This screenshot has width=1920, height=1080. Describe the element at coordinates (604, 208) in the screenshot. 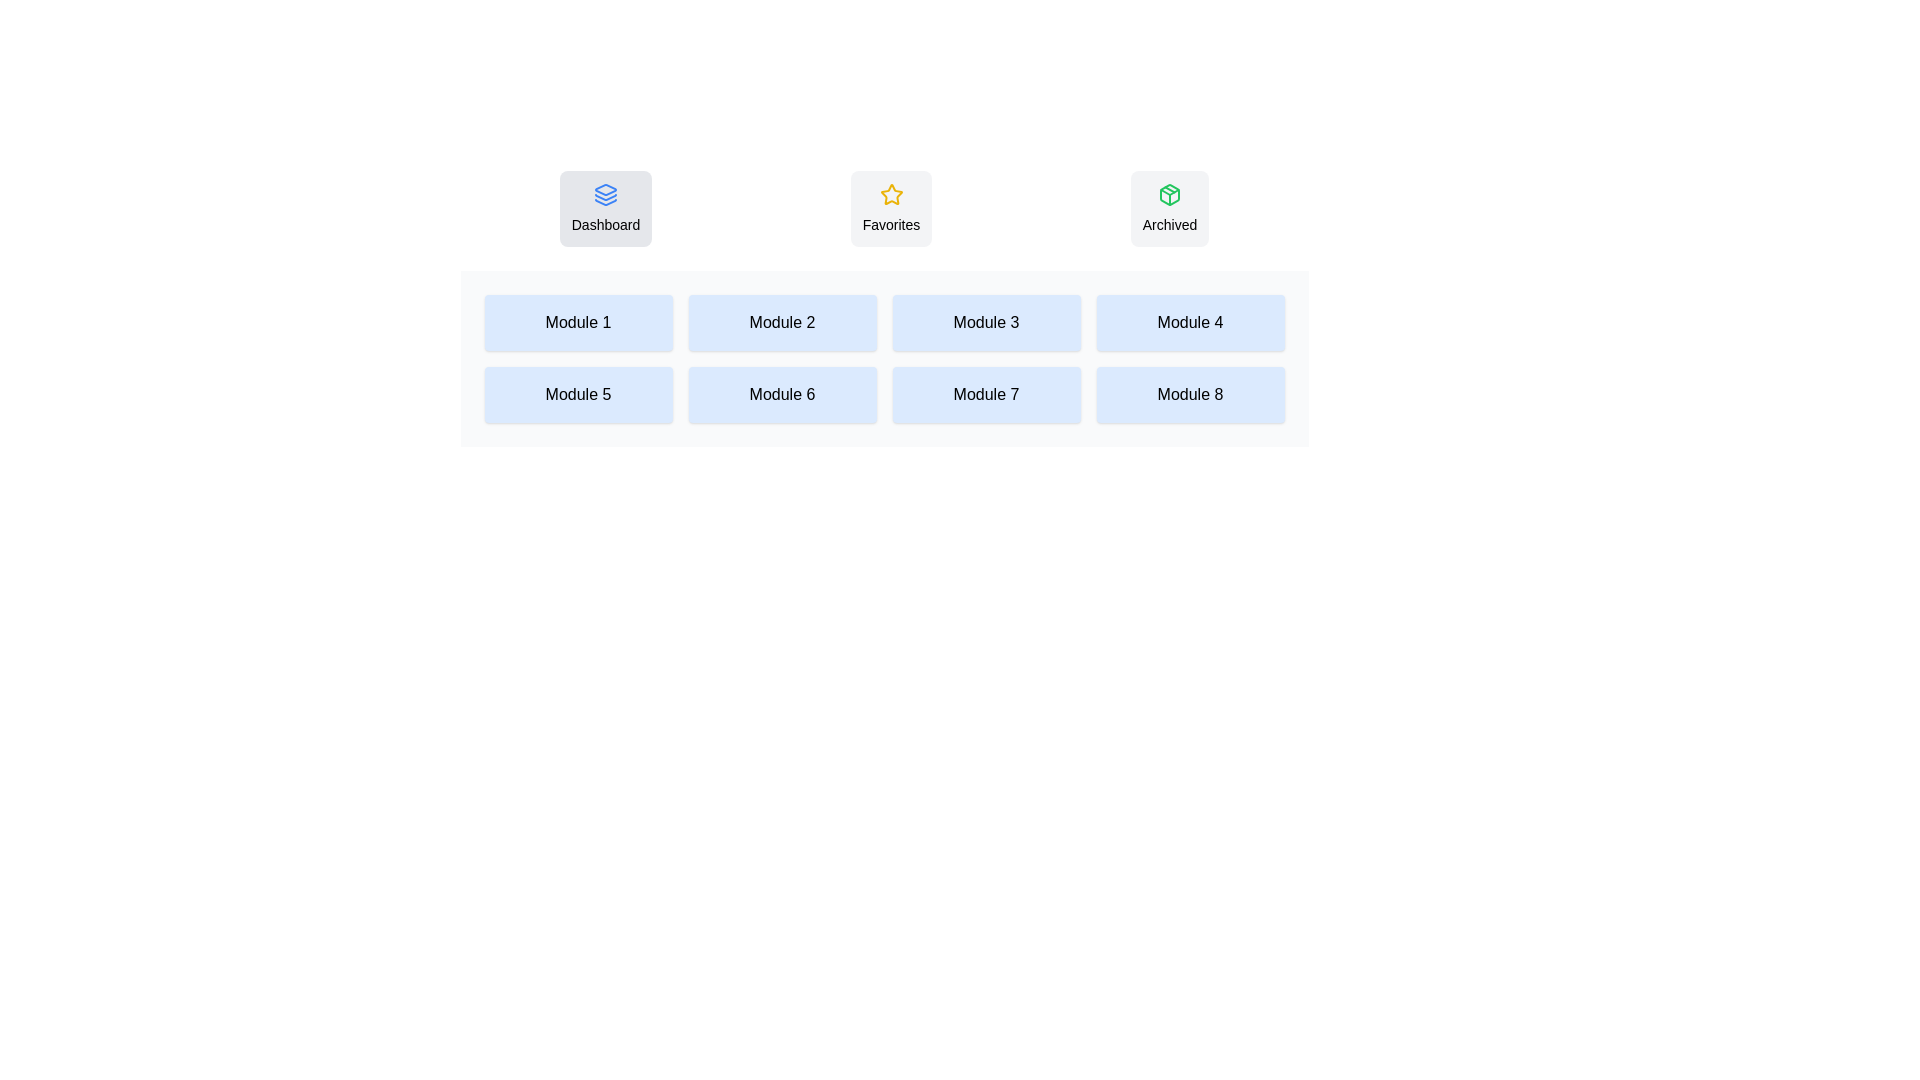

I see `the Dashboard tab by clicking its button` at that location.